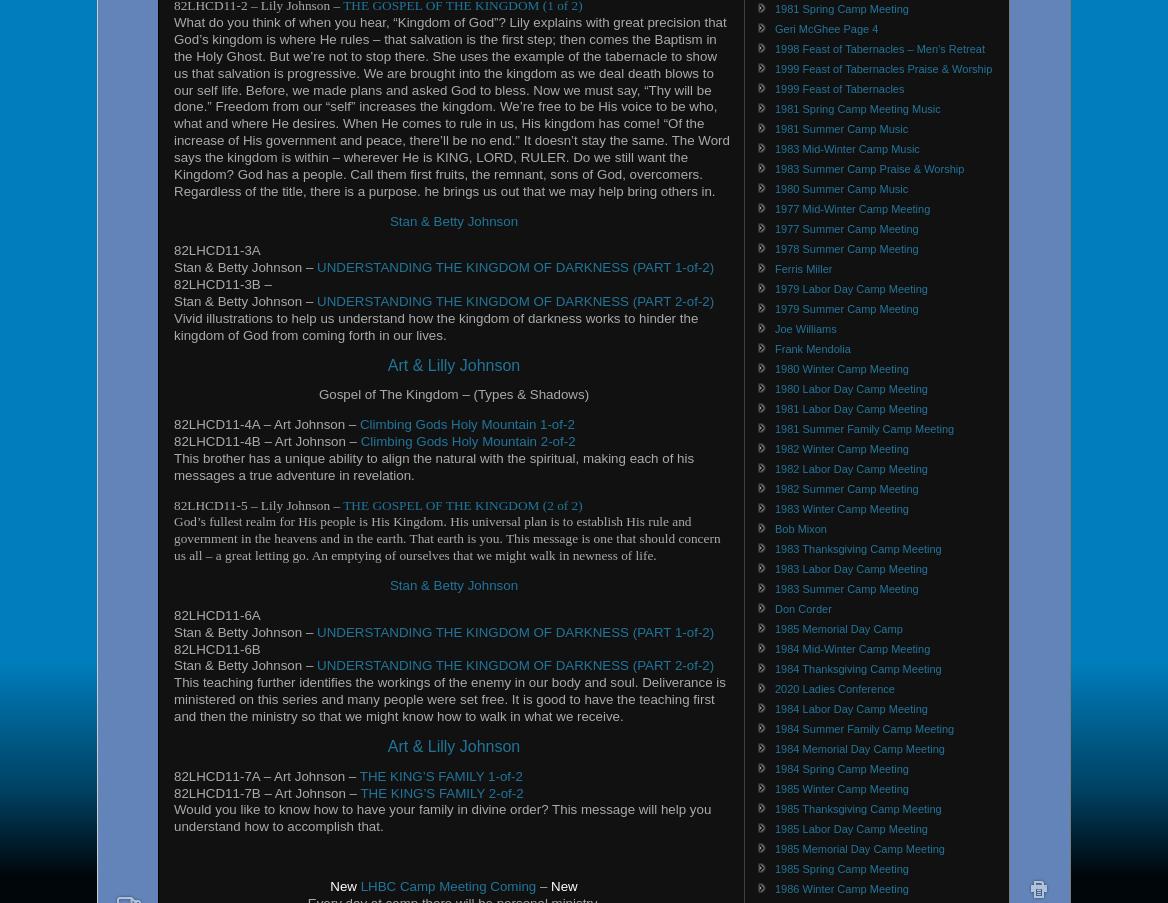 The height and width of the screenshot is (903, 1168). What do you see at coordinates (837, 628) in the screenshot?
I see `'1985 Memorial Day Camp'` at bounding box center [837, 628].